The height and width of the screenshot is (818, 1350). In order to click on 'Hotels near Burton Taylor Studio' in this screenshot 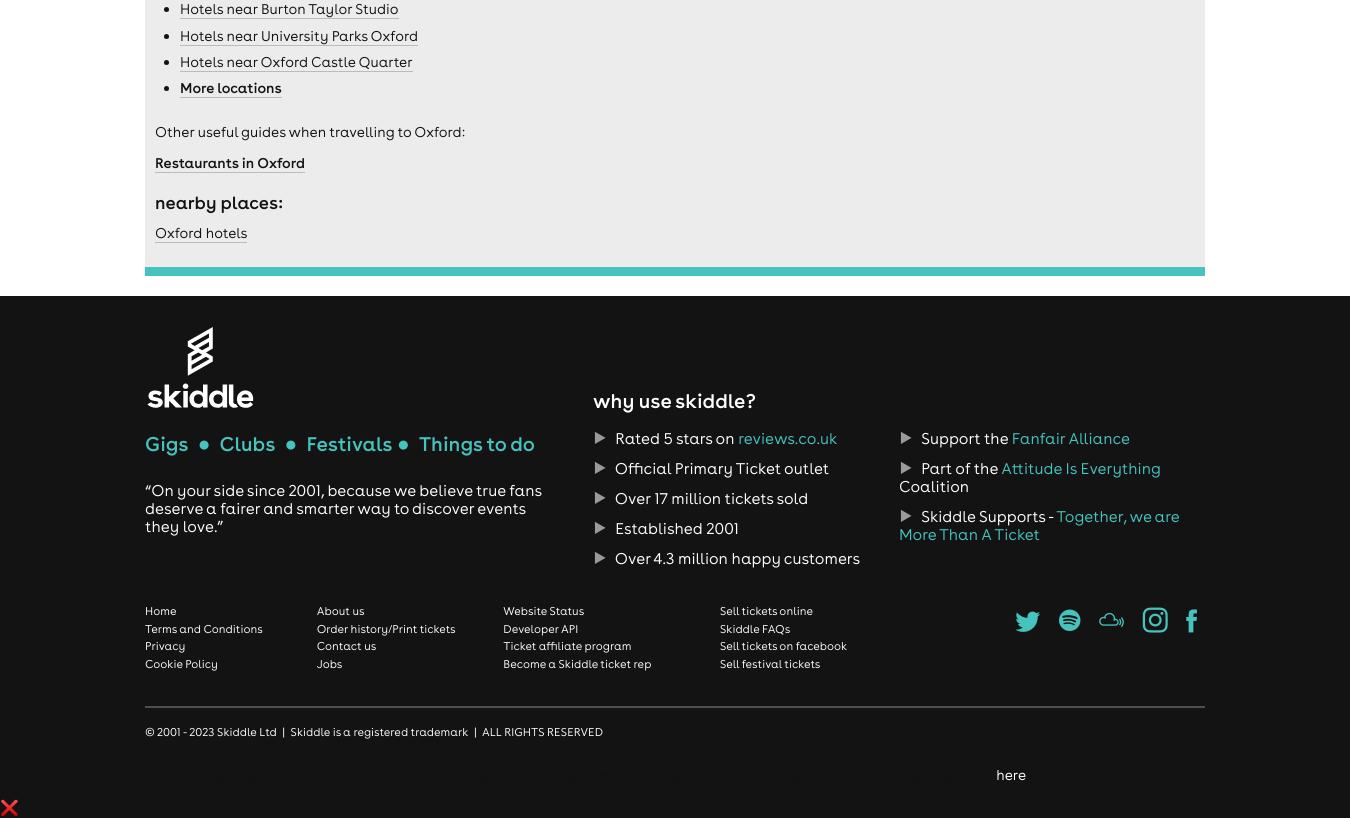, I will do `click(179, 7)`.